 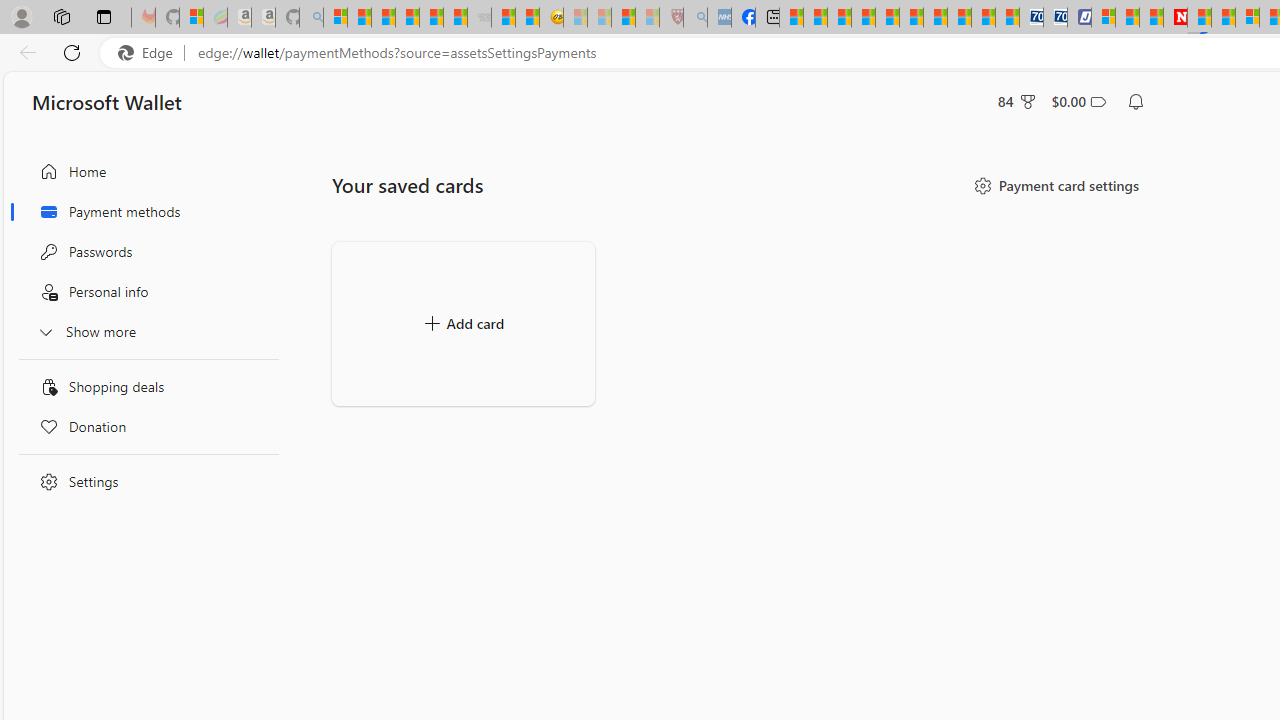 What do you see at coordinates (647, 17) in the screenshot?
I see `'12 Popular Science Lies that Must be Corrected - Sleeping'` at bounding box center [647, 17].